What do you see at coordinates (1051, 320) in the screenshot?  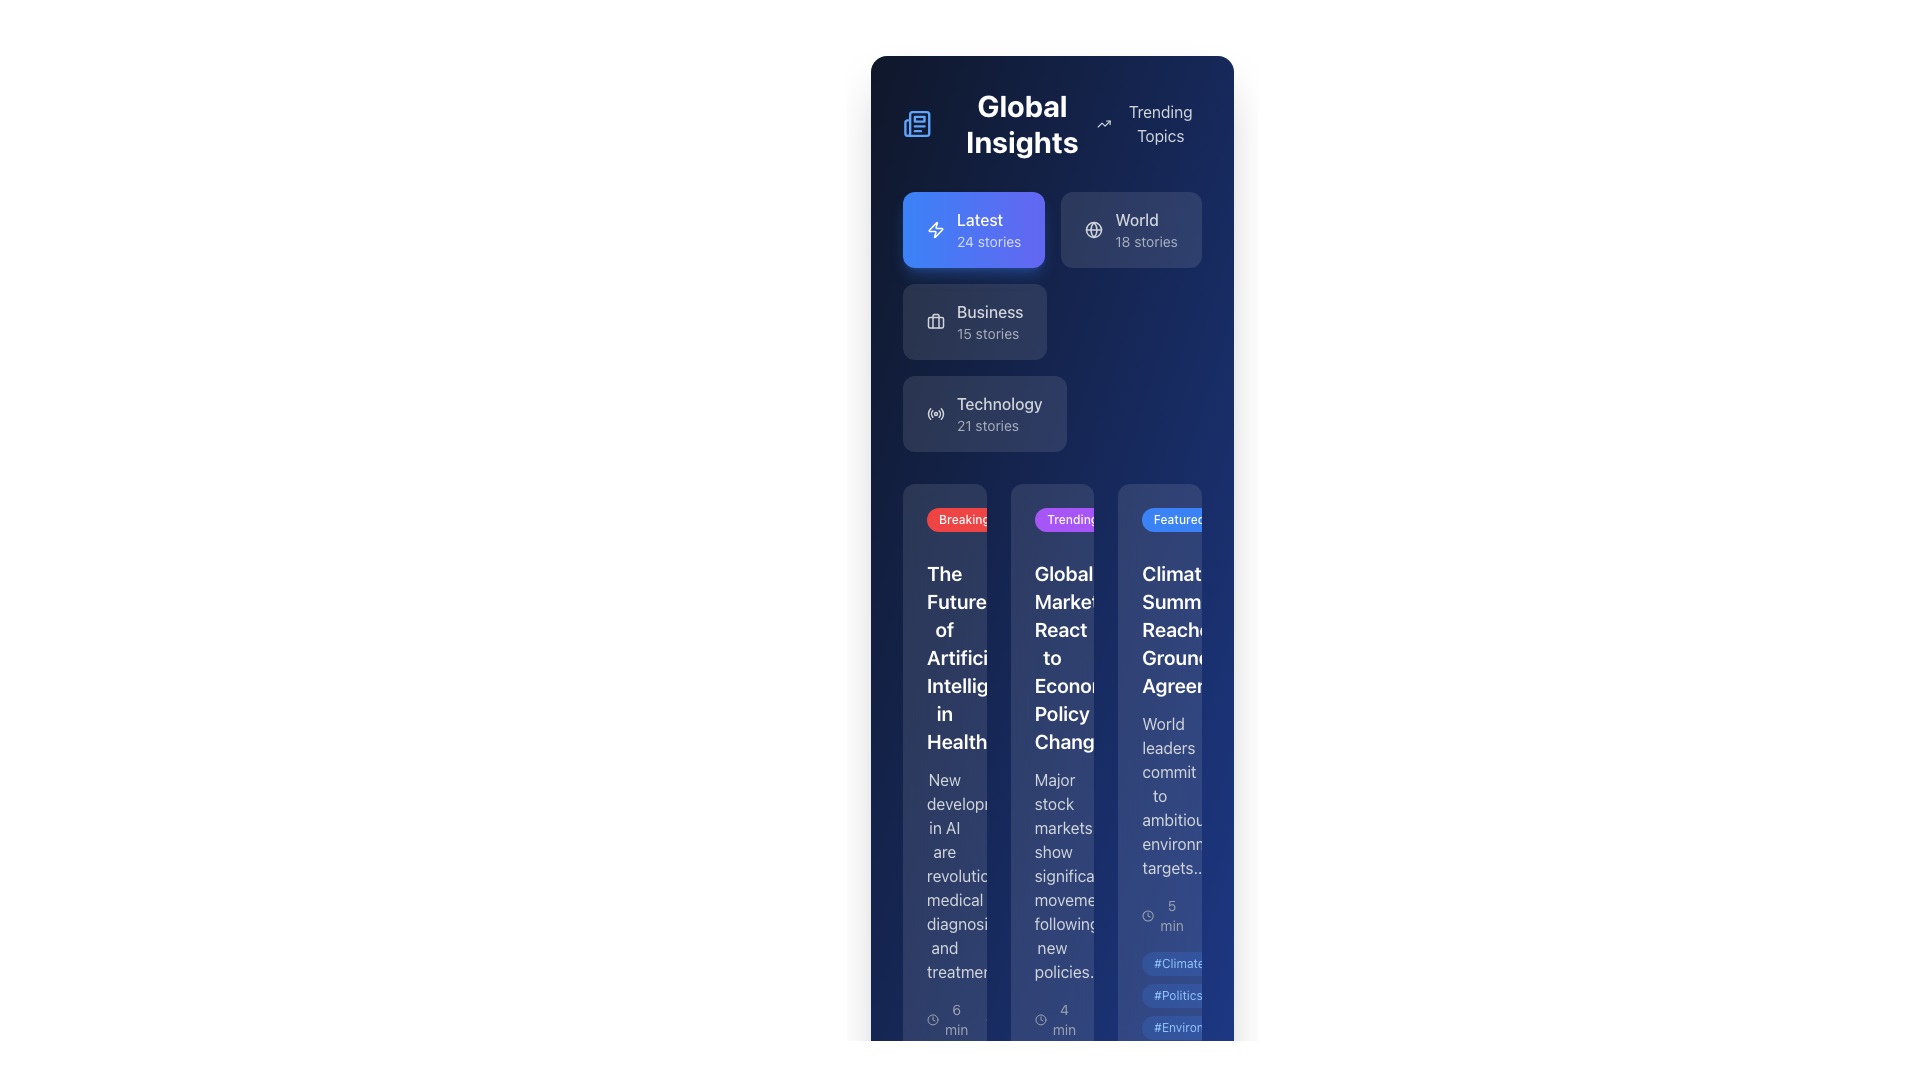 I see `the 'Latest', 'World', 'Business', and 'Technology' cards in the Grid of interactive cards` at bounding box center [1051, 320].